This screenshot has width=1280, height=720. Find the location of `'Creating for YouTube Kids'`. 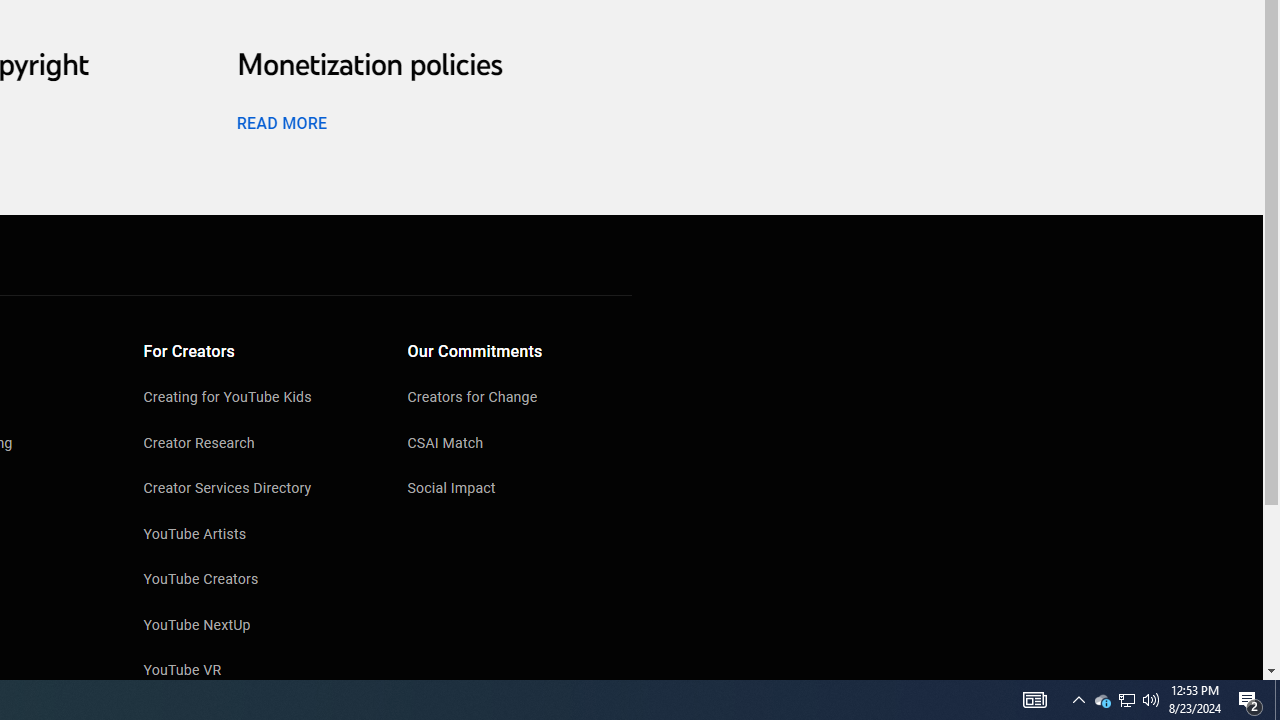

'Creating for YouTube Kids' is located at coordinates (255, 399).